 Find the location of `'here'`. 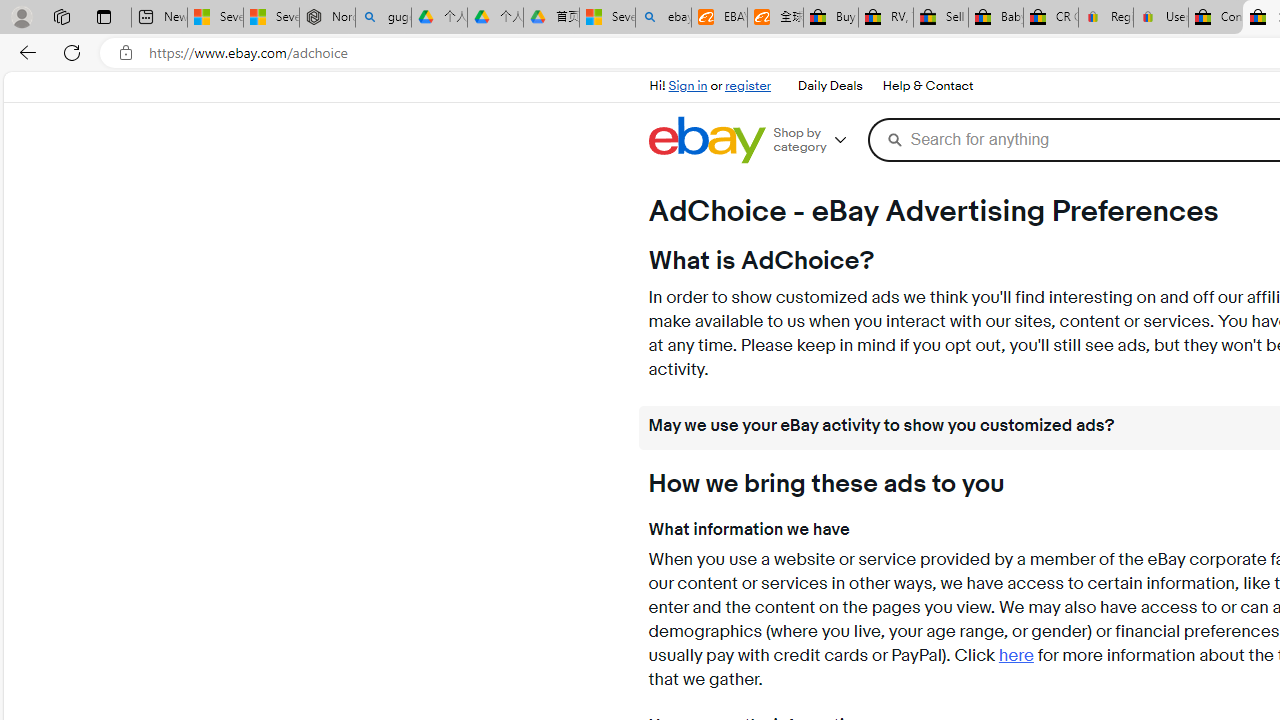

'here' is located at coordinates (1016, 656).